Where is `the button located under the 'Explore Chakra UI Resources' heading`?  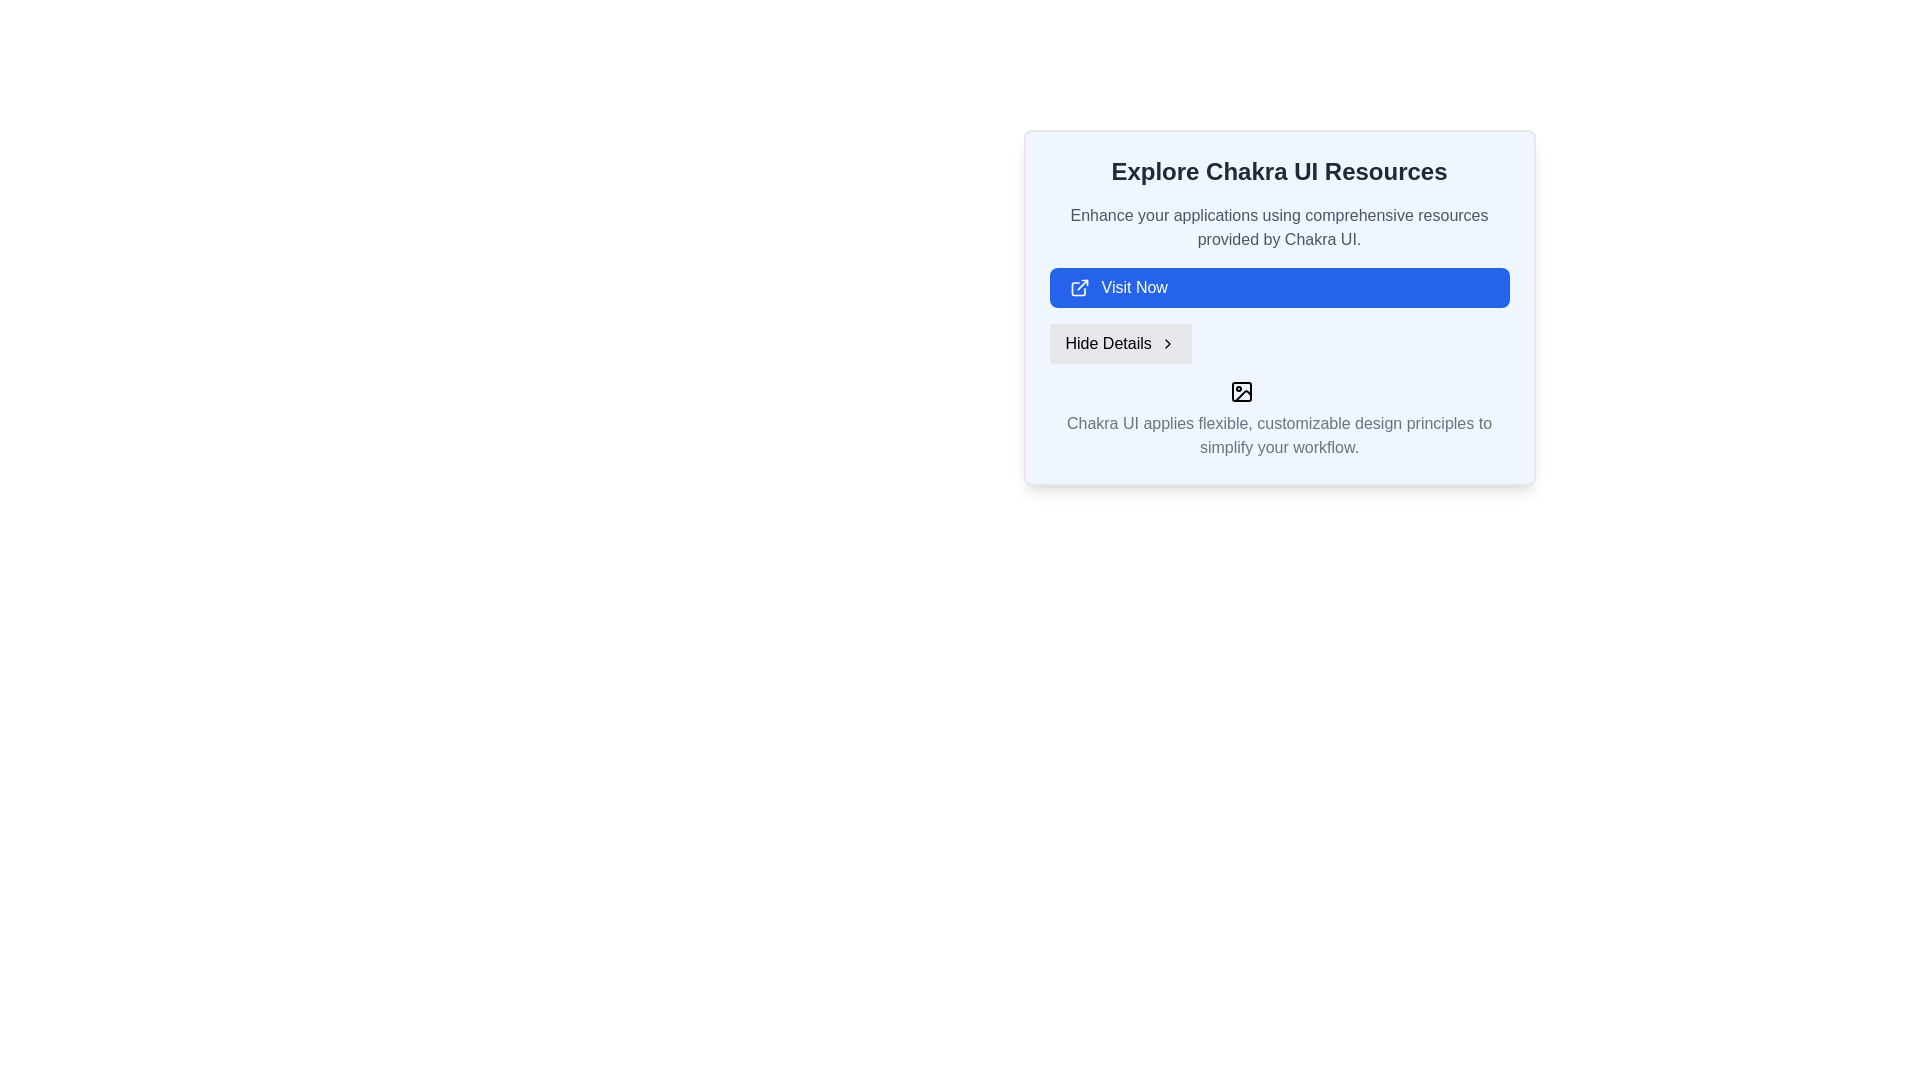
the button located under the 'Explore Chakra UI Resources' heading is located at coordinates (1278, 308).